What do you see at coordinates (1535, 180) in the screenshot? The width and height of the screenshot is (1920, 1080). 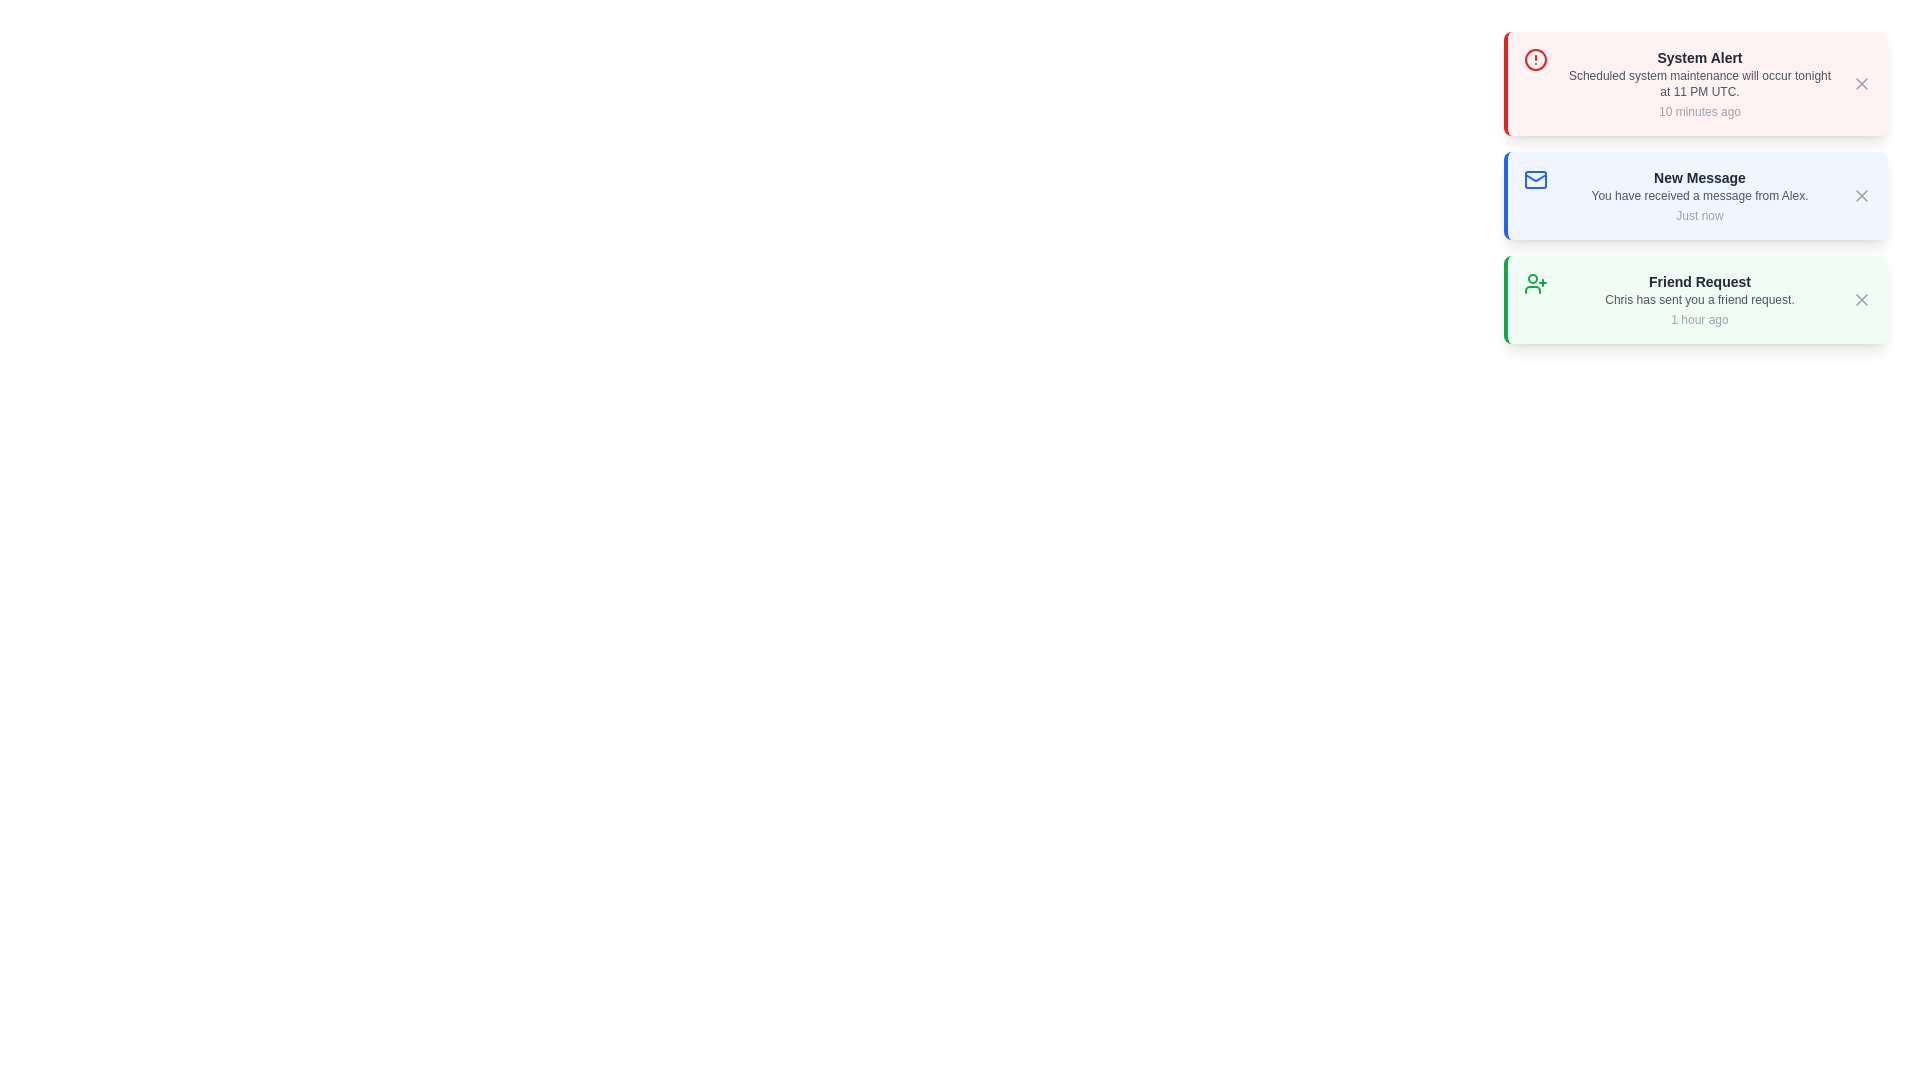 I see `the main body of the envelope icon, which is a rectangular shape with rounded corners, representing the body of the envelope in the 'New Message' notification` at bounding box center [1535, 180].